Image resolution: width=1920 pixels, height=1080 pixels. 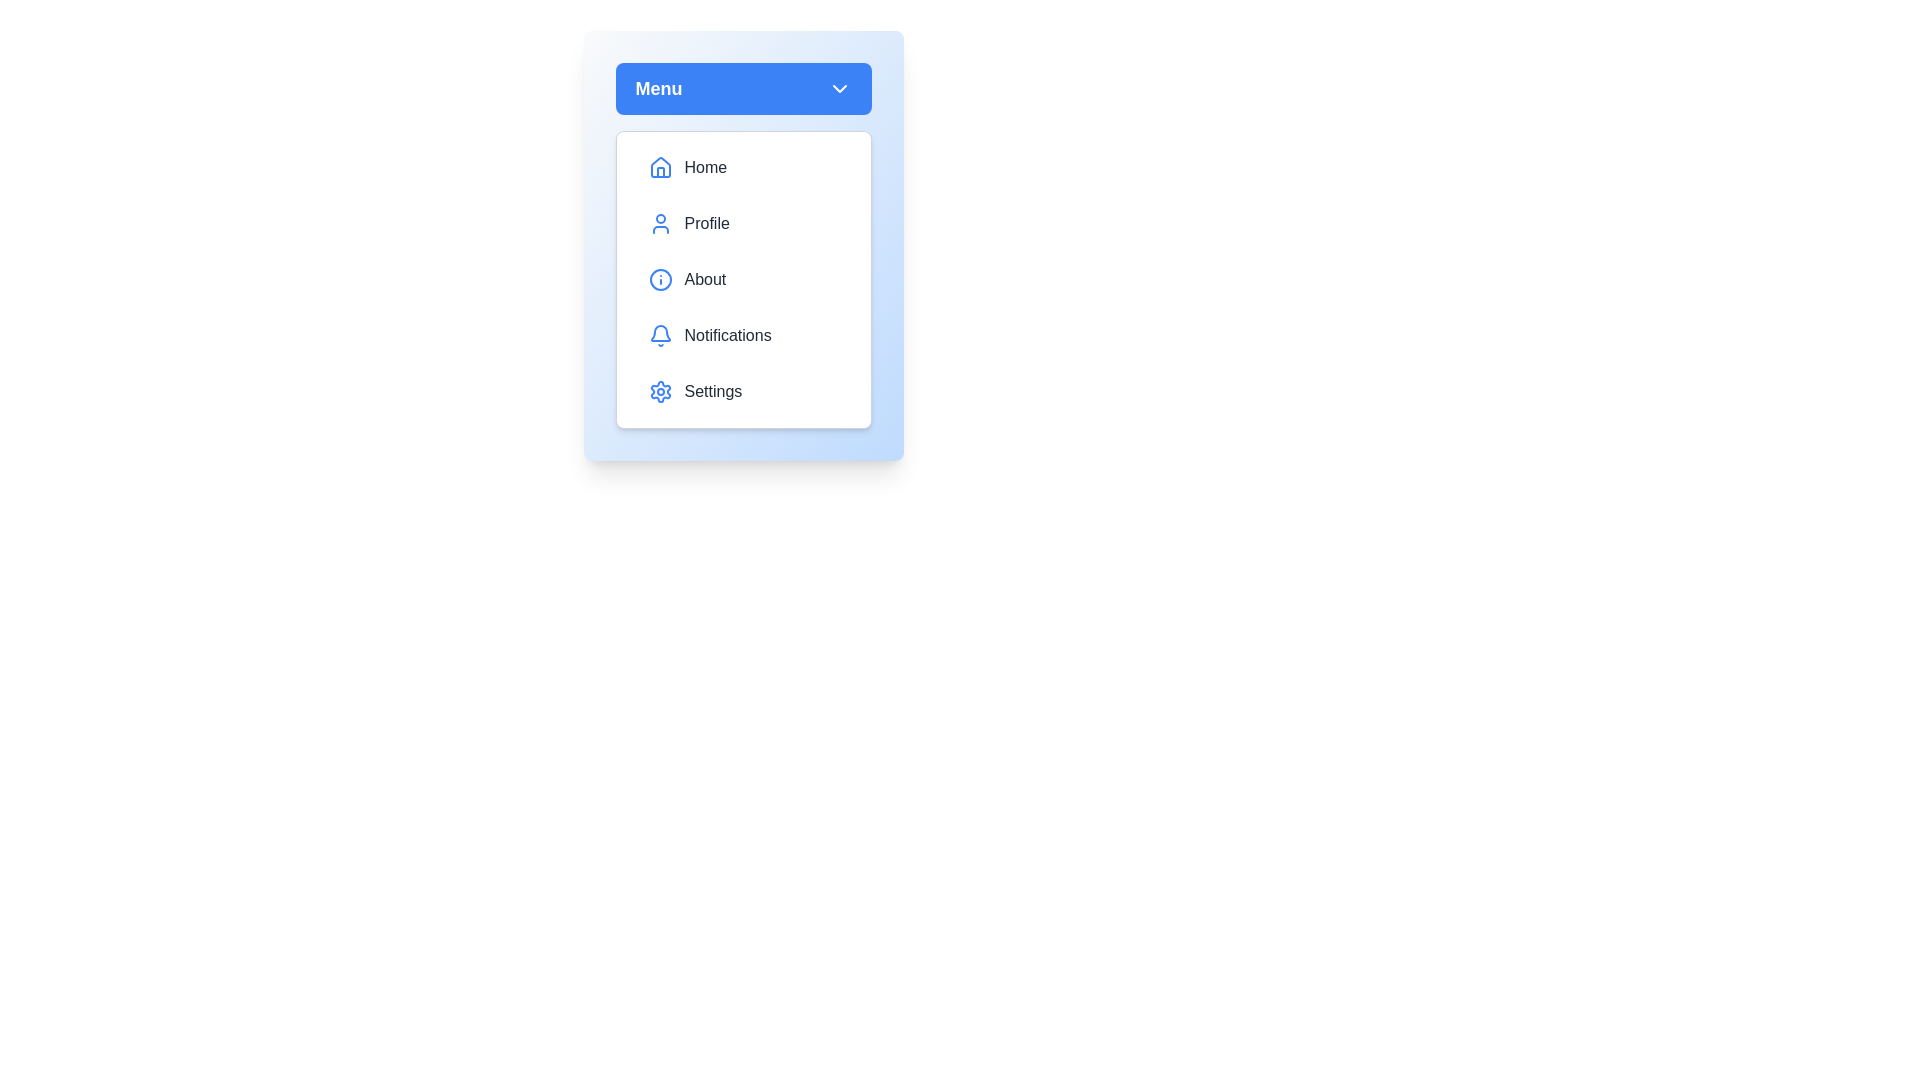 I want to click on the menu option About to highlight it, so click(x=742, y=280).